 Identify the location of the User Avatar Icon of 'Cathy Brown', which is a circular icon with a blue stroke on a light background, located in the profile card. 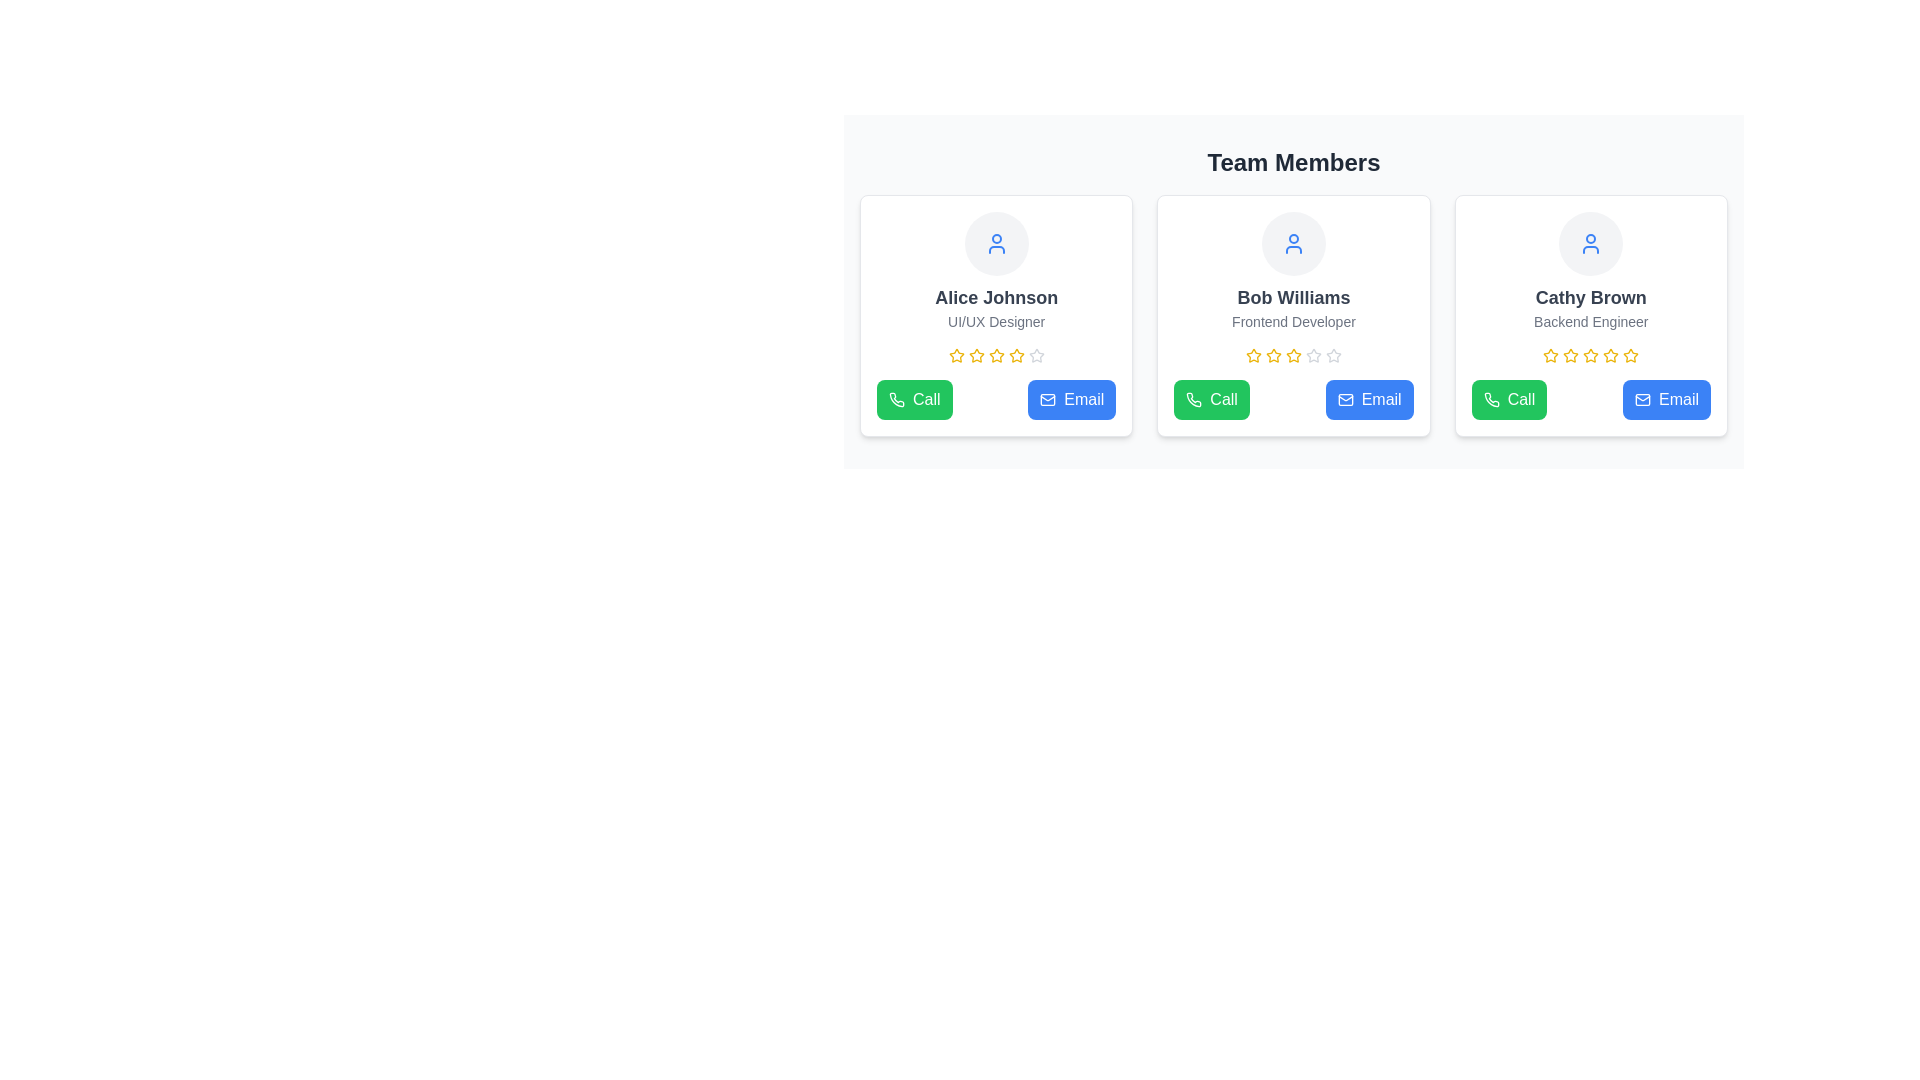
(1590, 242).